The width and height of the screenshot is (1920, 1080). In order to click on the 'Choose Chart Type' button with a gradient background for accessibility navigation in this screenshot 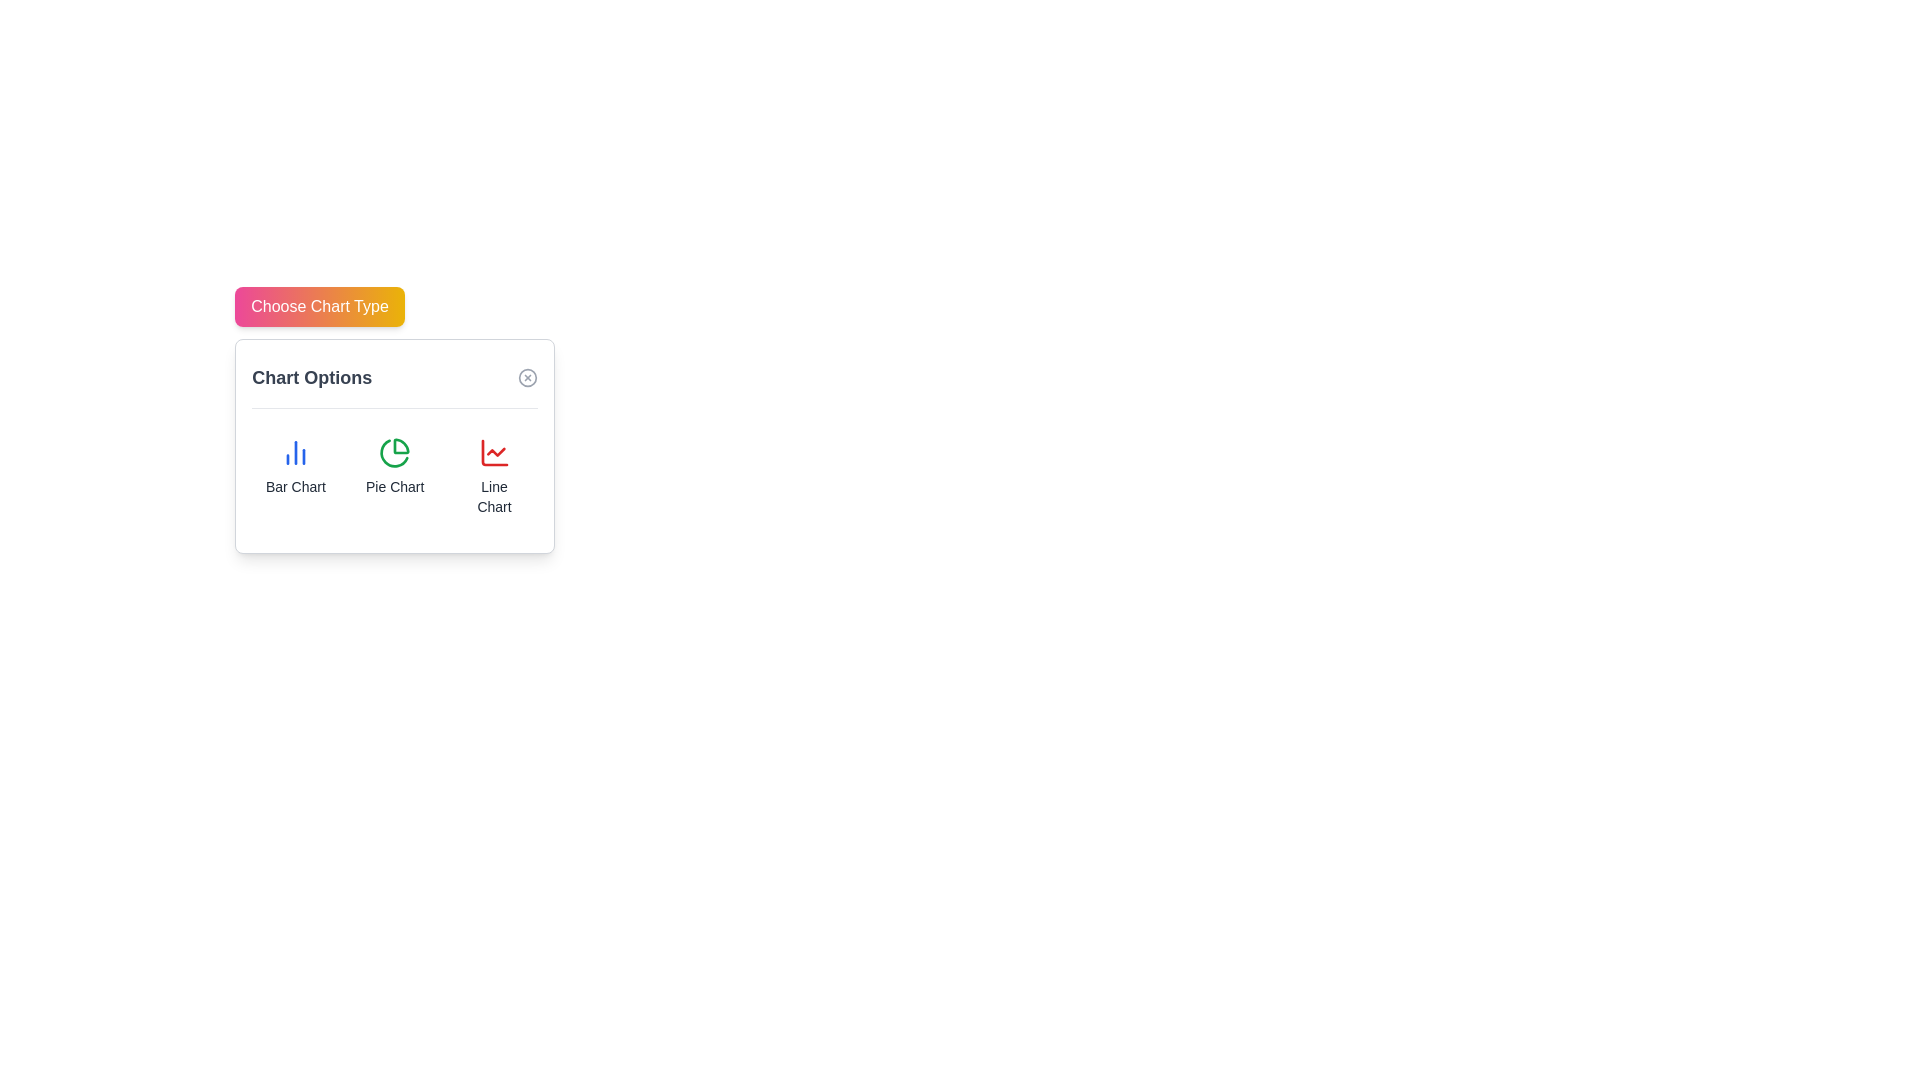, I will do `click(320, 307)`.